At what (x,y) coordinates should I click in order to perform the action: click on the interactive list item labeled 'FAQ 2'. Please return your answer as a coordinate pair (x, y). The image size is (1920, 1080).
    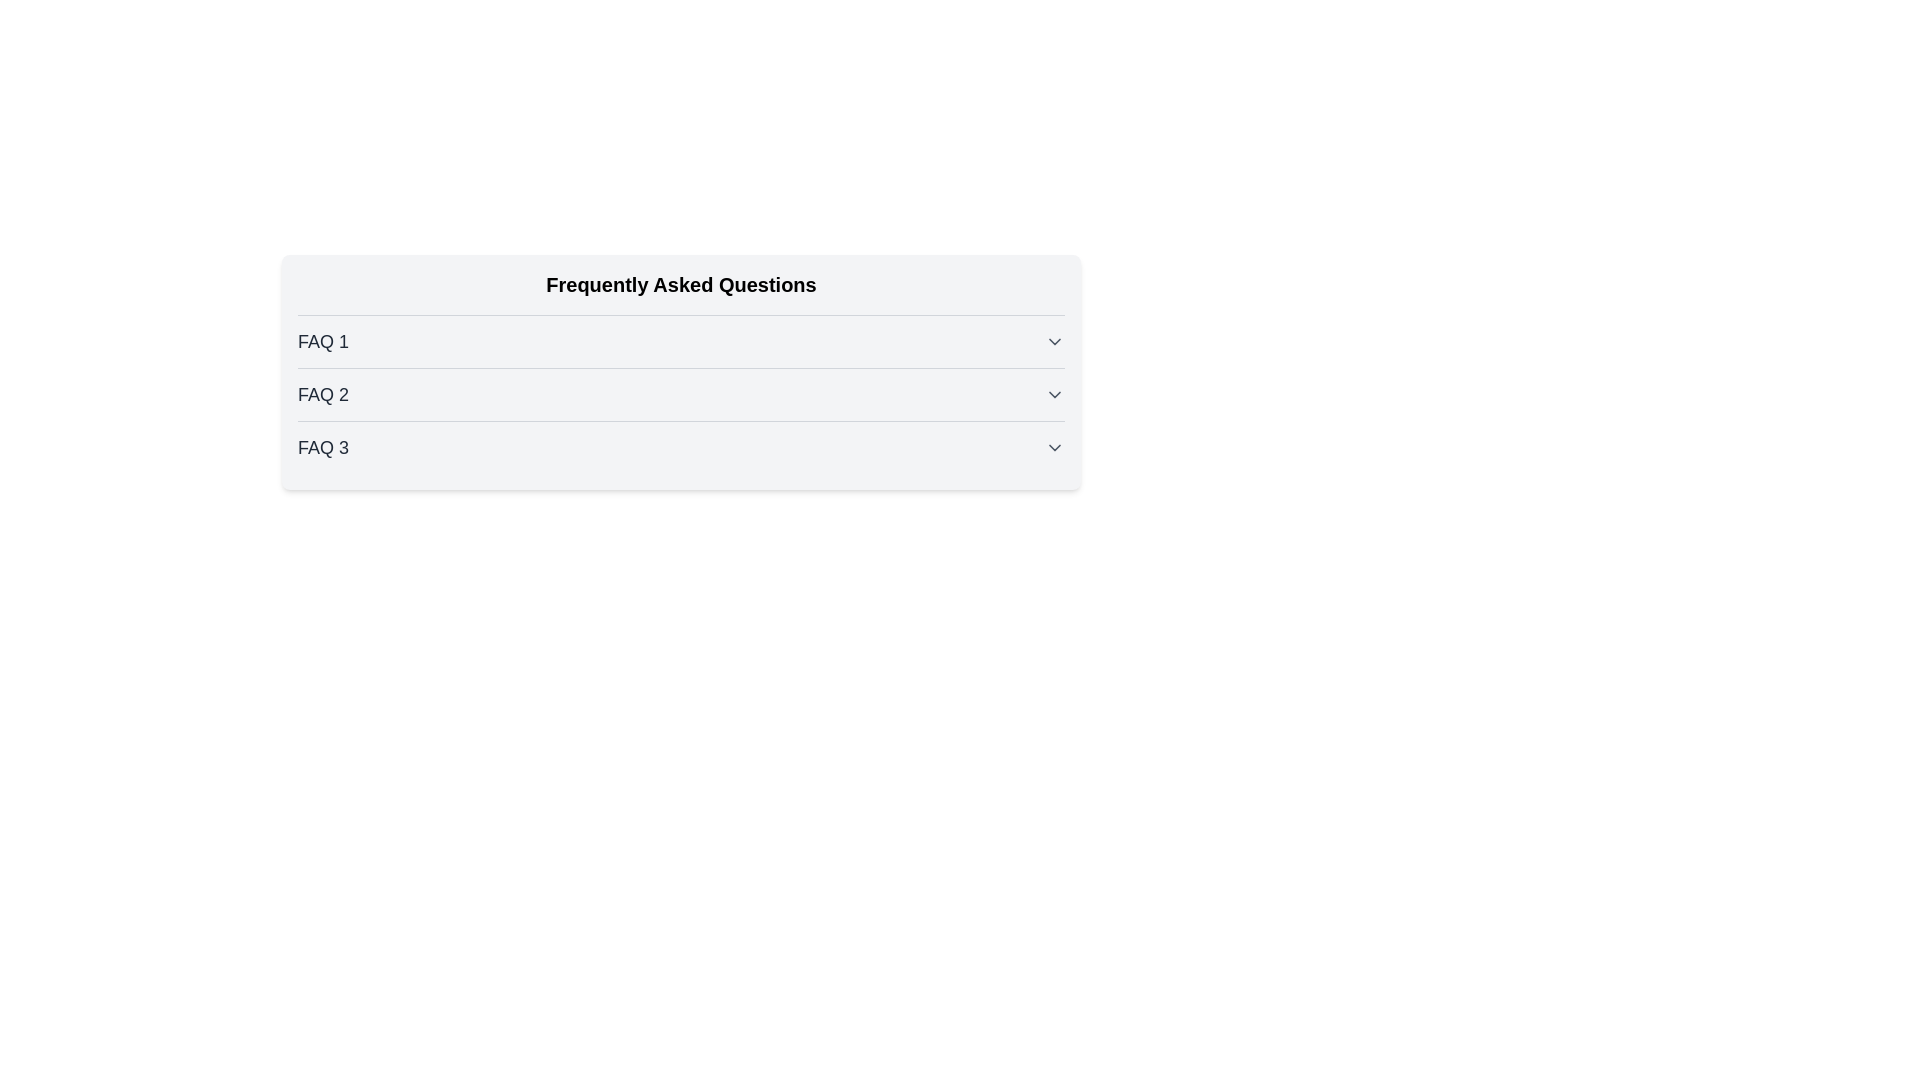
    Looking at the image, I should click on (681, 388).